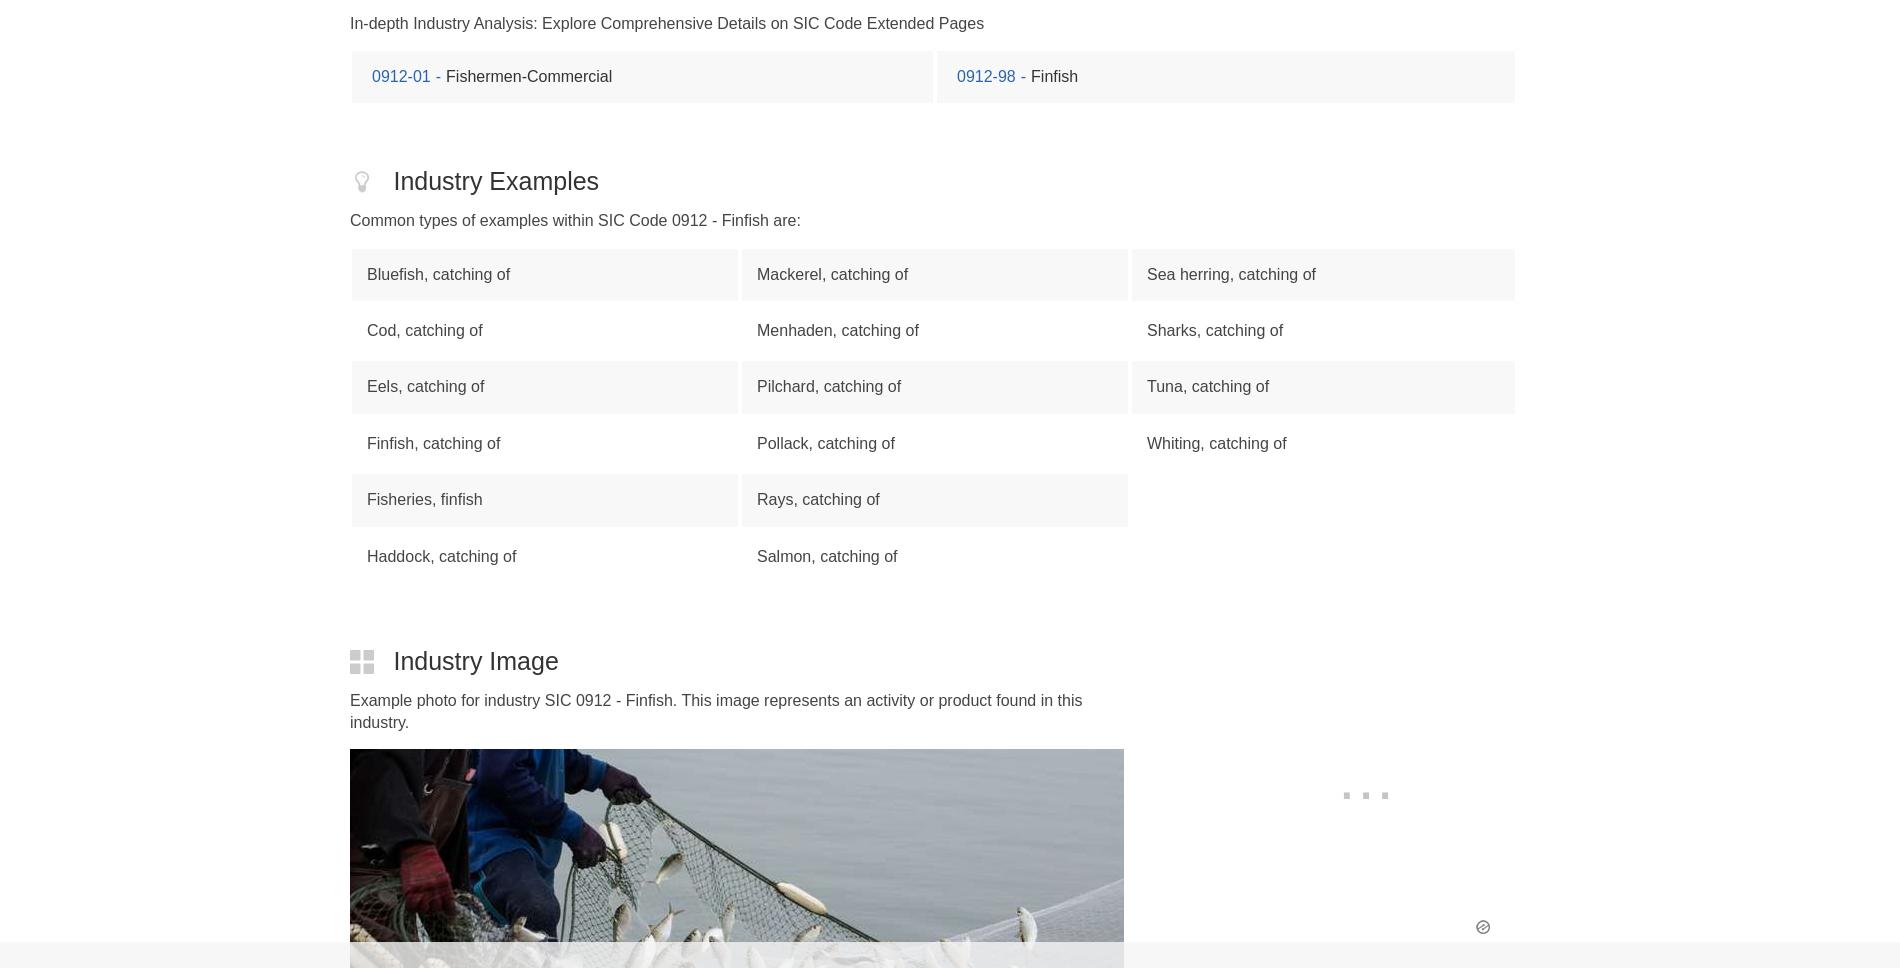  What do you see at coordinates (423, 330) in the screenshot?
I see `'Cod, catching of'` at bounding box center [423, 330].